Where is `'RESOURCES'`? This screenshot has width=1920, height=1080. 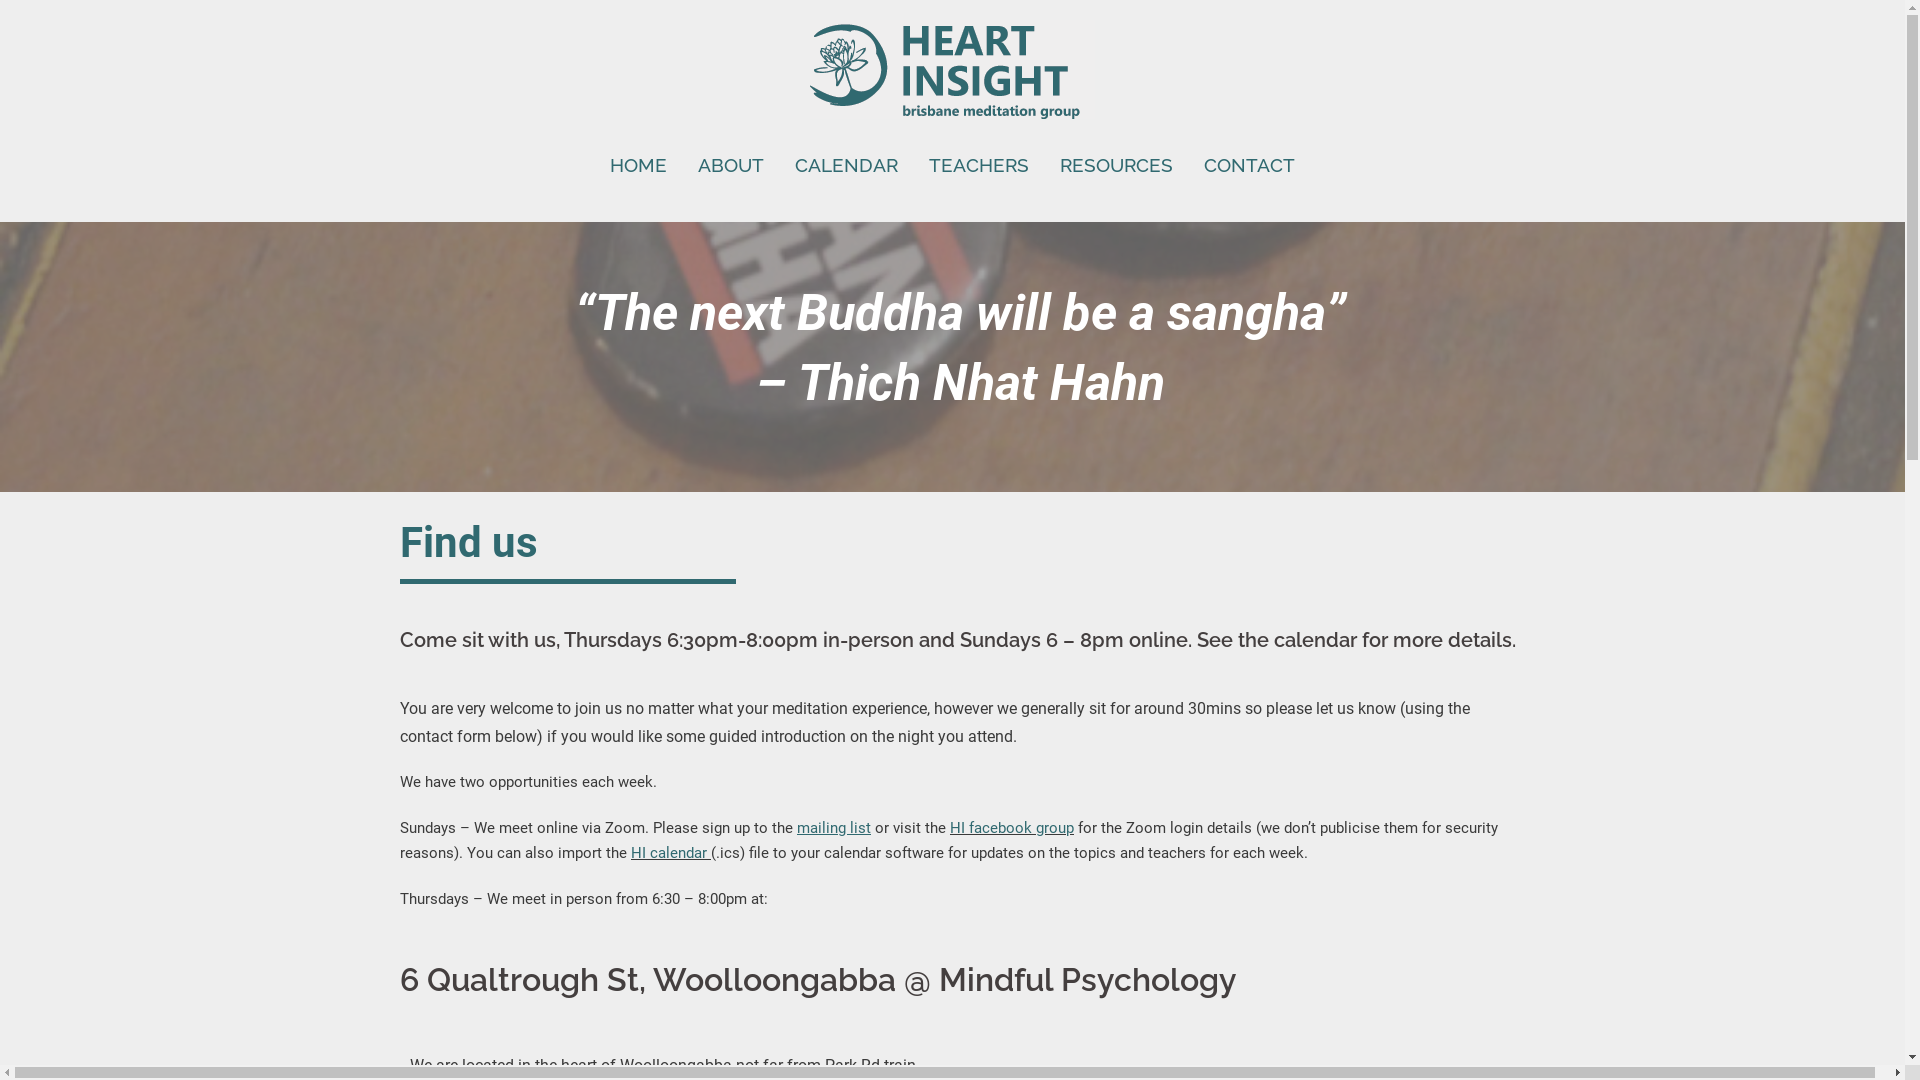
'RESOURCES' is located at coordinates (1115, 164).